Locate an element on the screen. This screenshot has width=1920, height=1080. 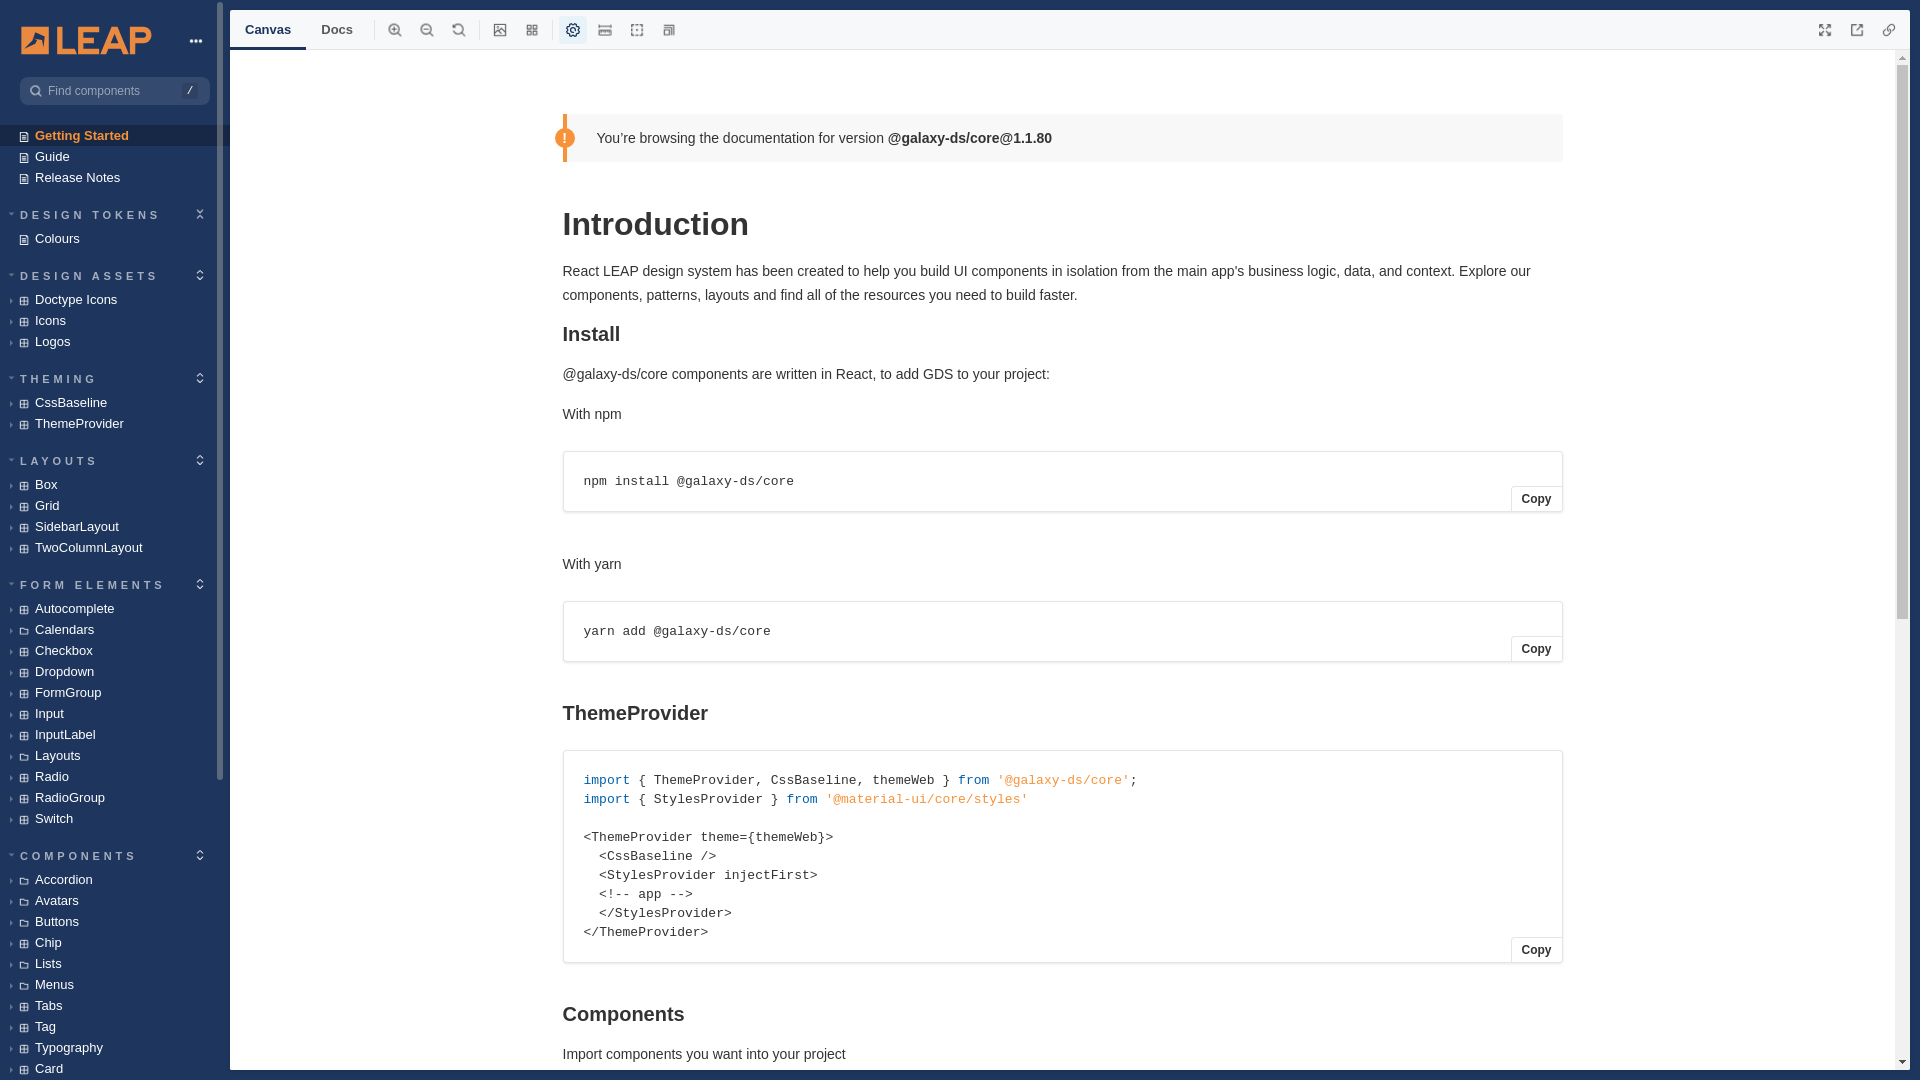
'Logos' is located at coordinates (114, 340).